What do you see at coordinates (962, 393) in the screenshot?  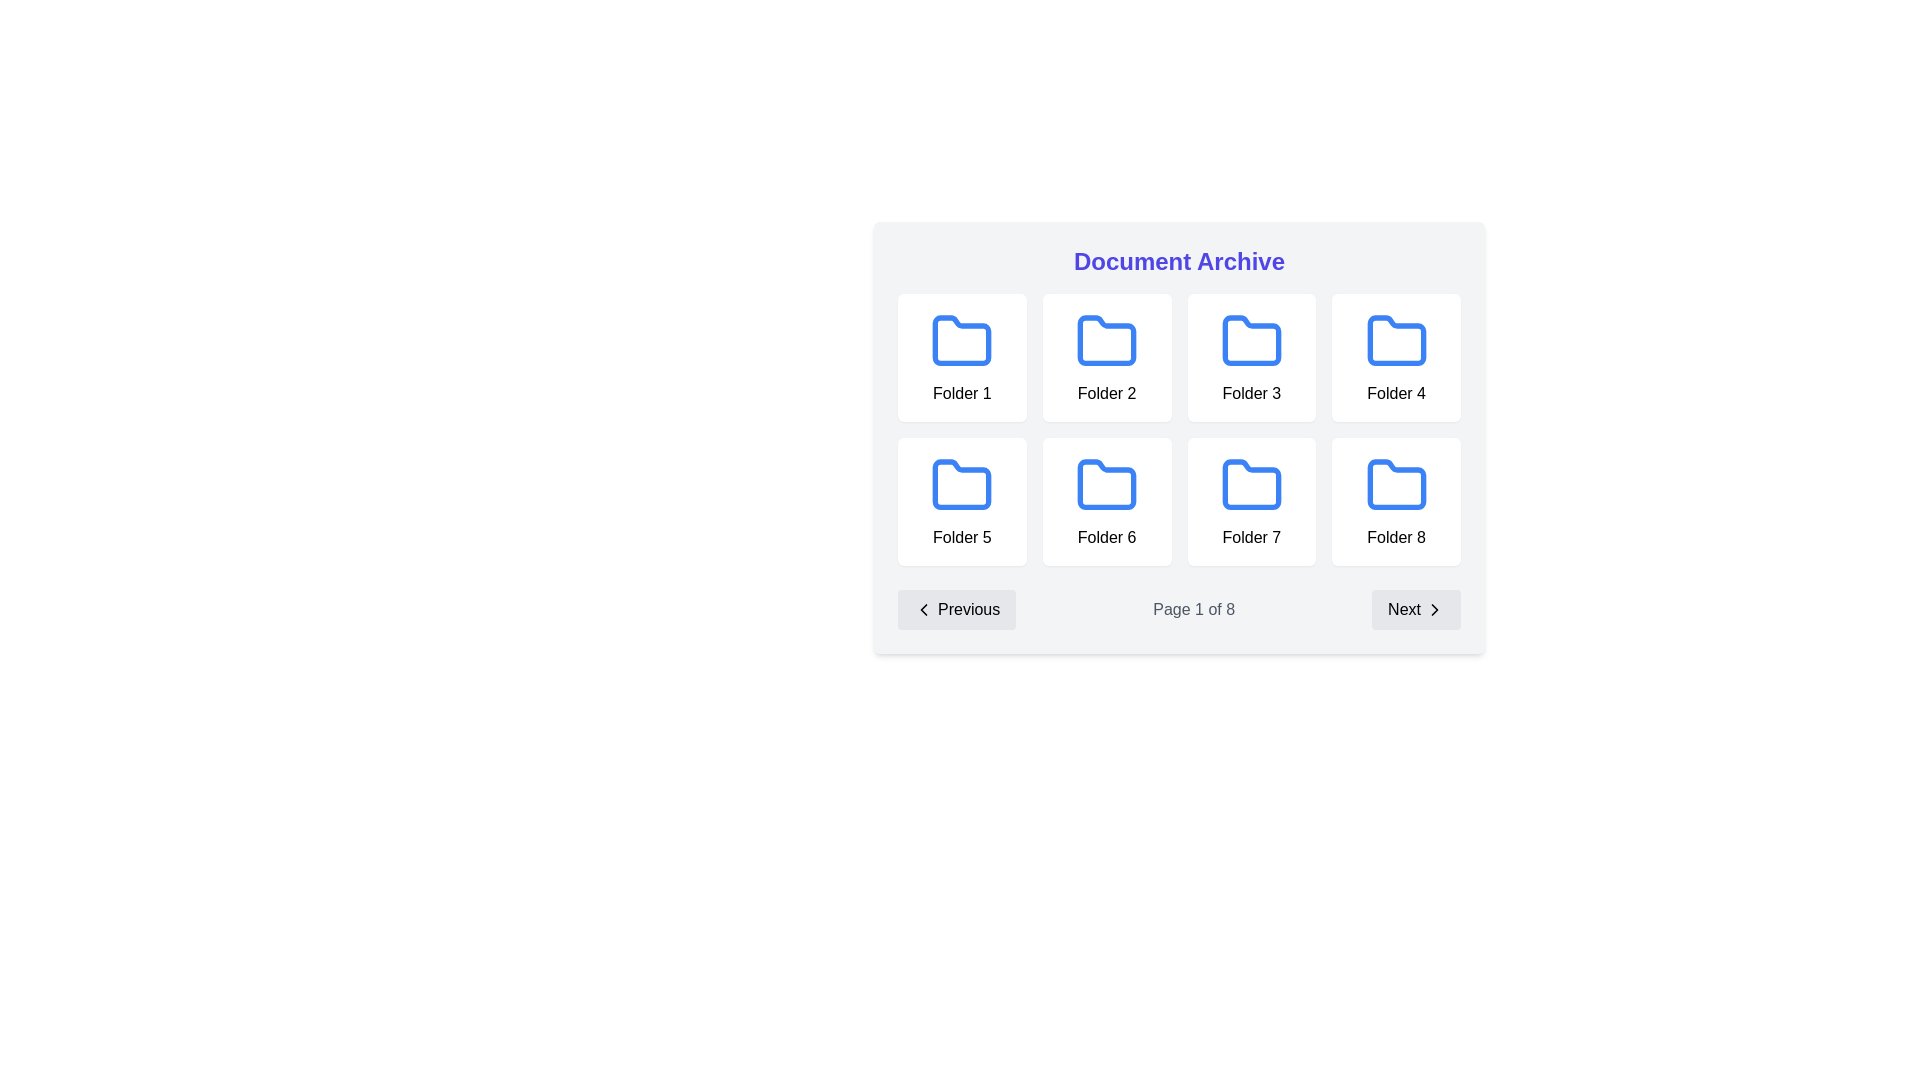 I see `the text label that identifies the folder represented by the icon above it, located in the first column of the first row in a grid layout under the 'Document Archive' title` at bounding box center [962, 393].